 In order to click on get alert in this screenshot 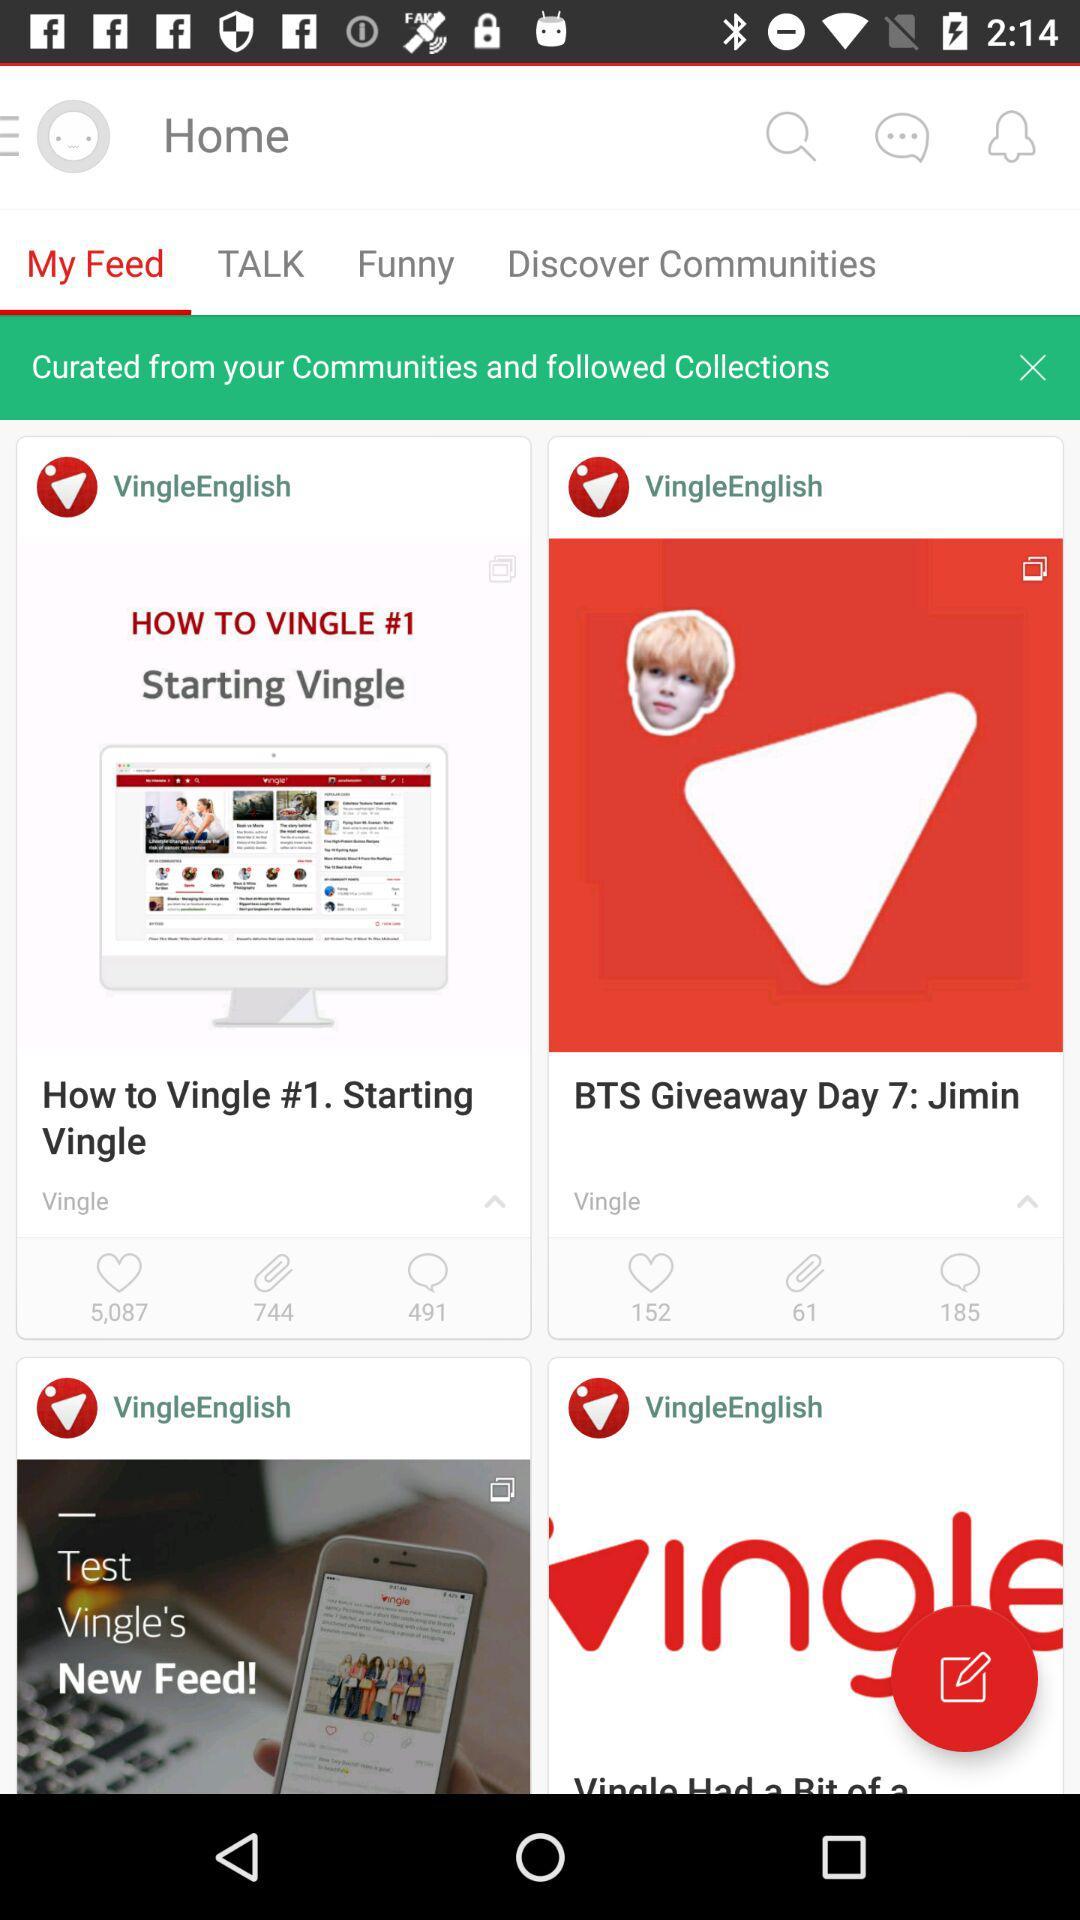, I will do `click(1011, 135)`.